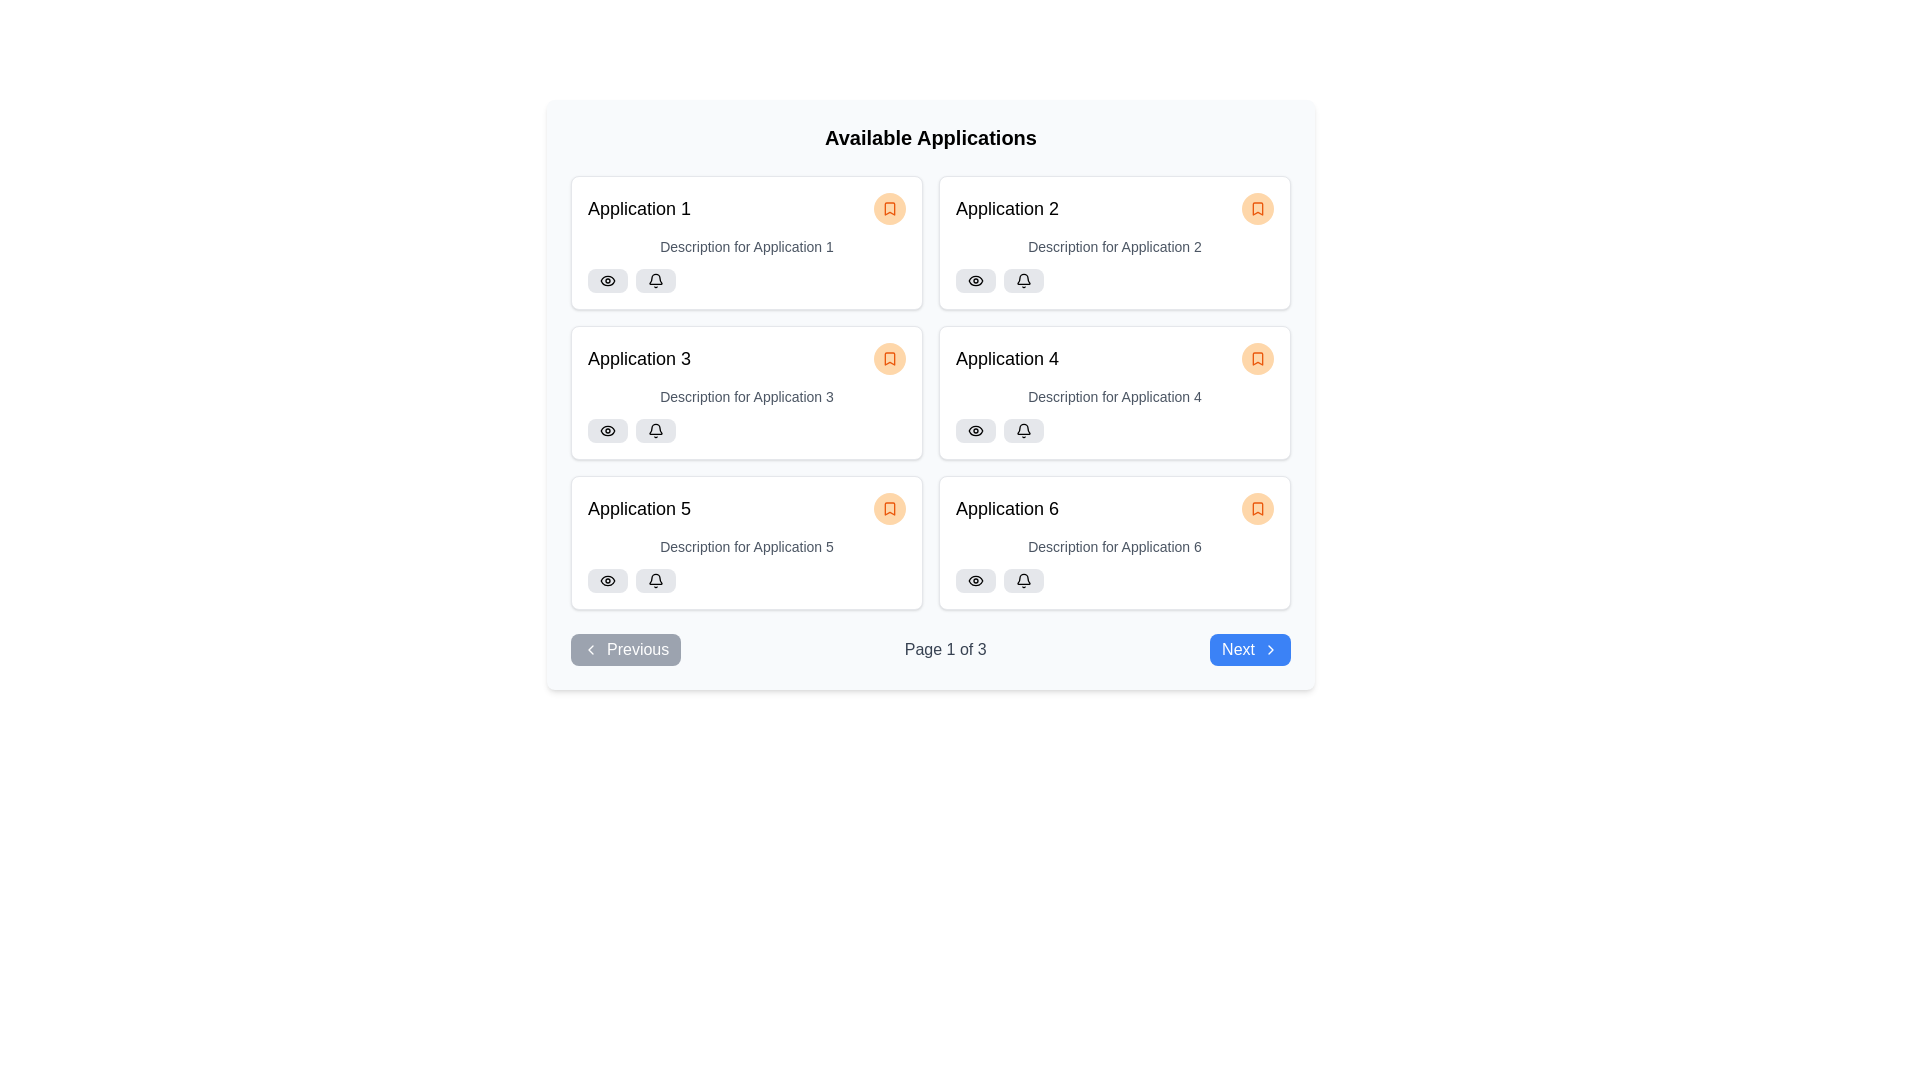 The width and height of the screenshot is (1920, 1080). I want to click on the bell-shaped notification icon located below the description text of 'Application 4', positioned in the second row and second column of the application grid layout, so click(1023, 428).